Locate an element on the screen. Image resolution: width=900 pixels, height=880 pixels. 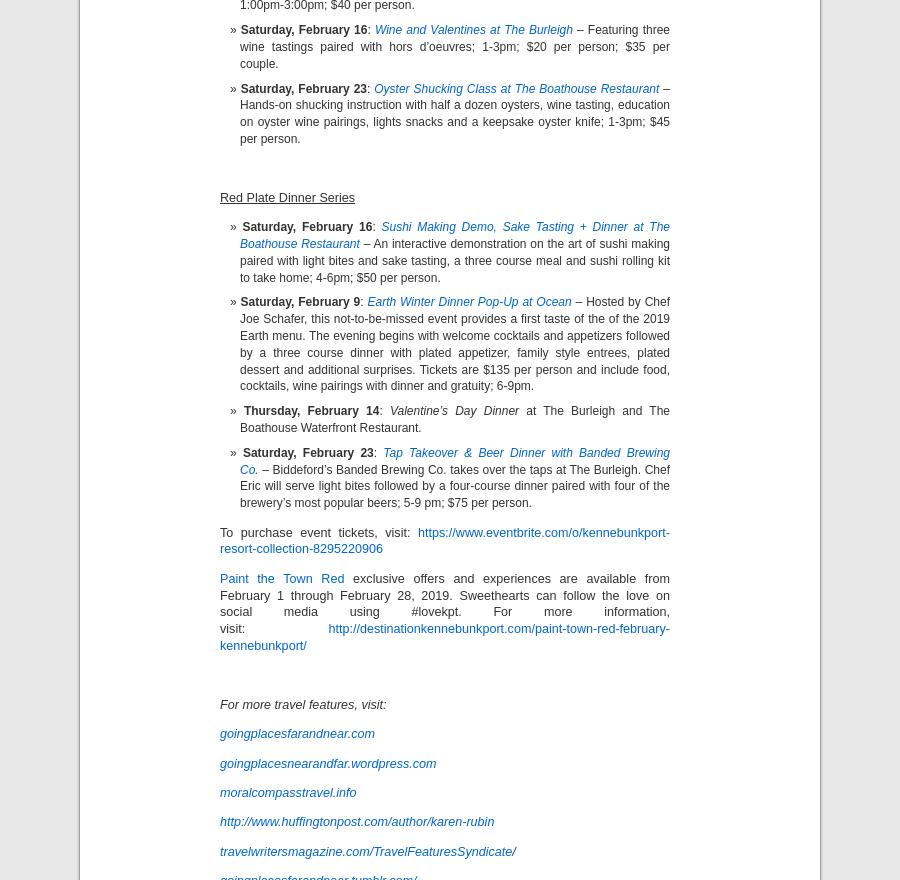
'– An interactive demonstration on the art of sushi making paired with light bites and sake tasting, a three course meal and sushi rolling kit to take home; 4-6pm; $50 per person.' is located at coordinates (454, 260).